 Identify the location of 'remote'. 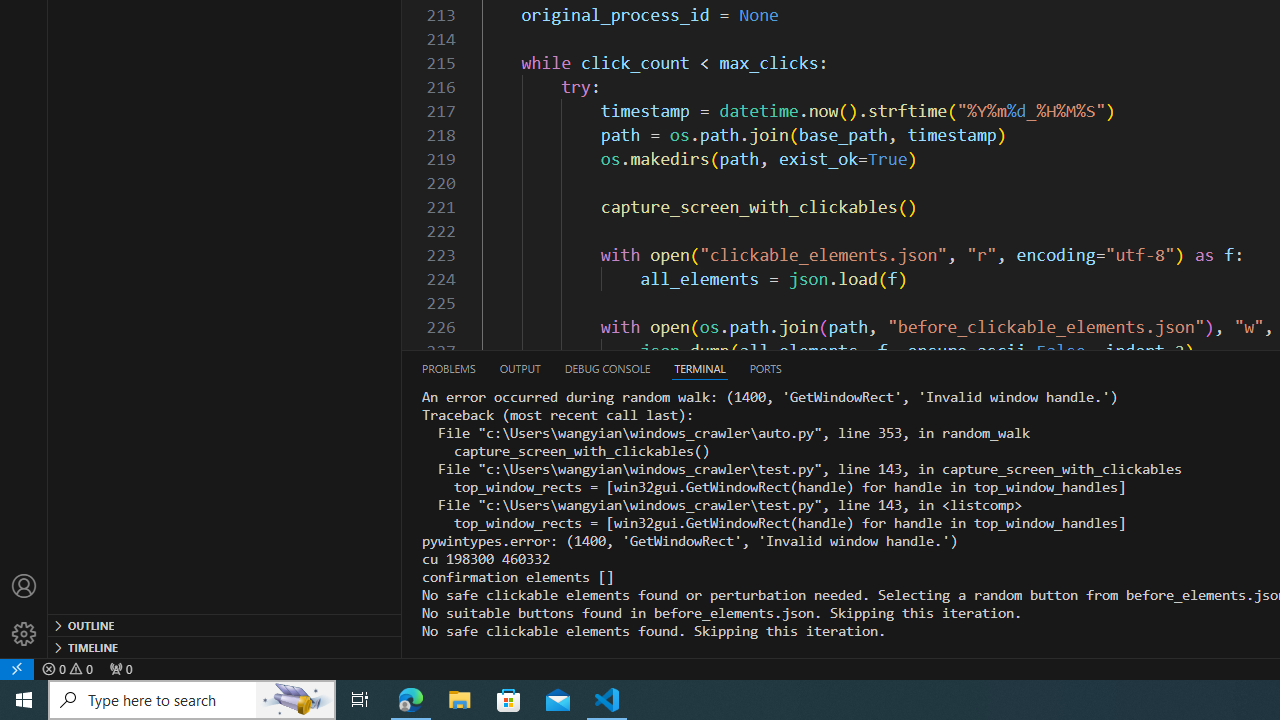
(17, 668).